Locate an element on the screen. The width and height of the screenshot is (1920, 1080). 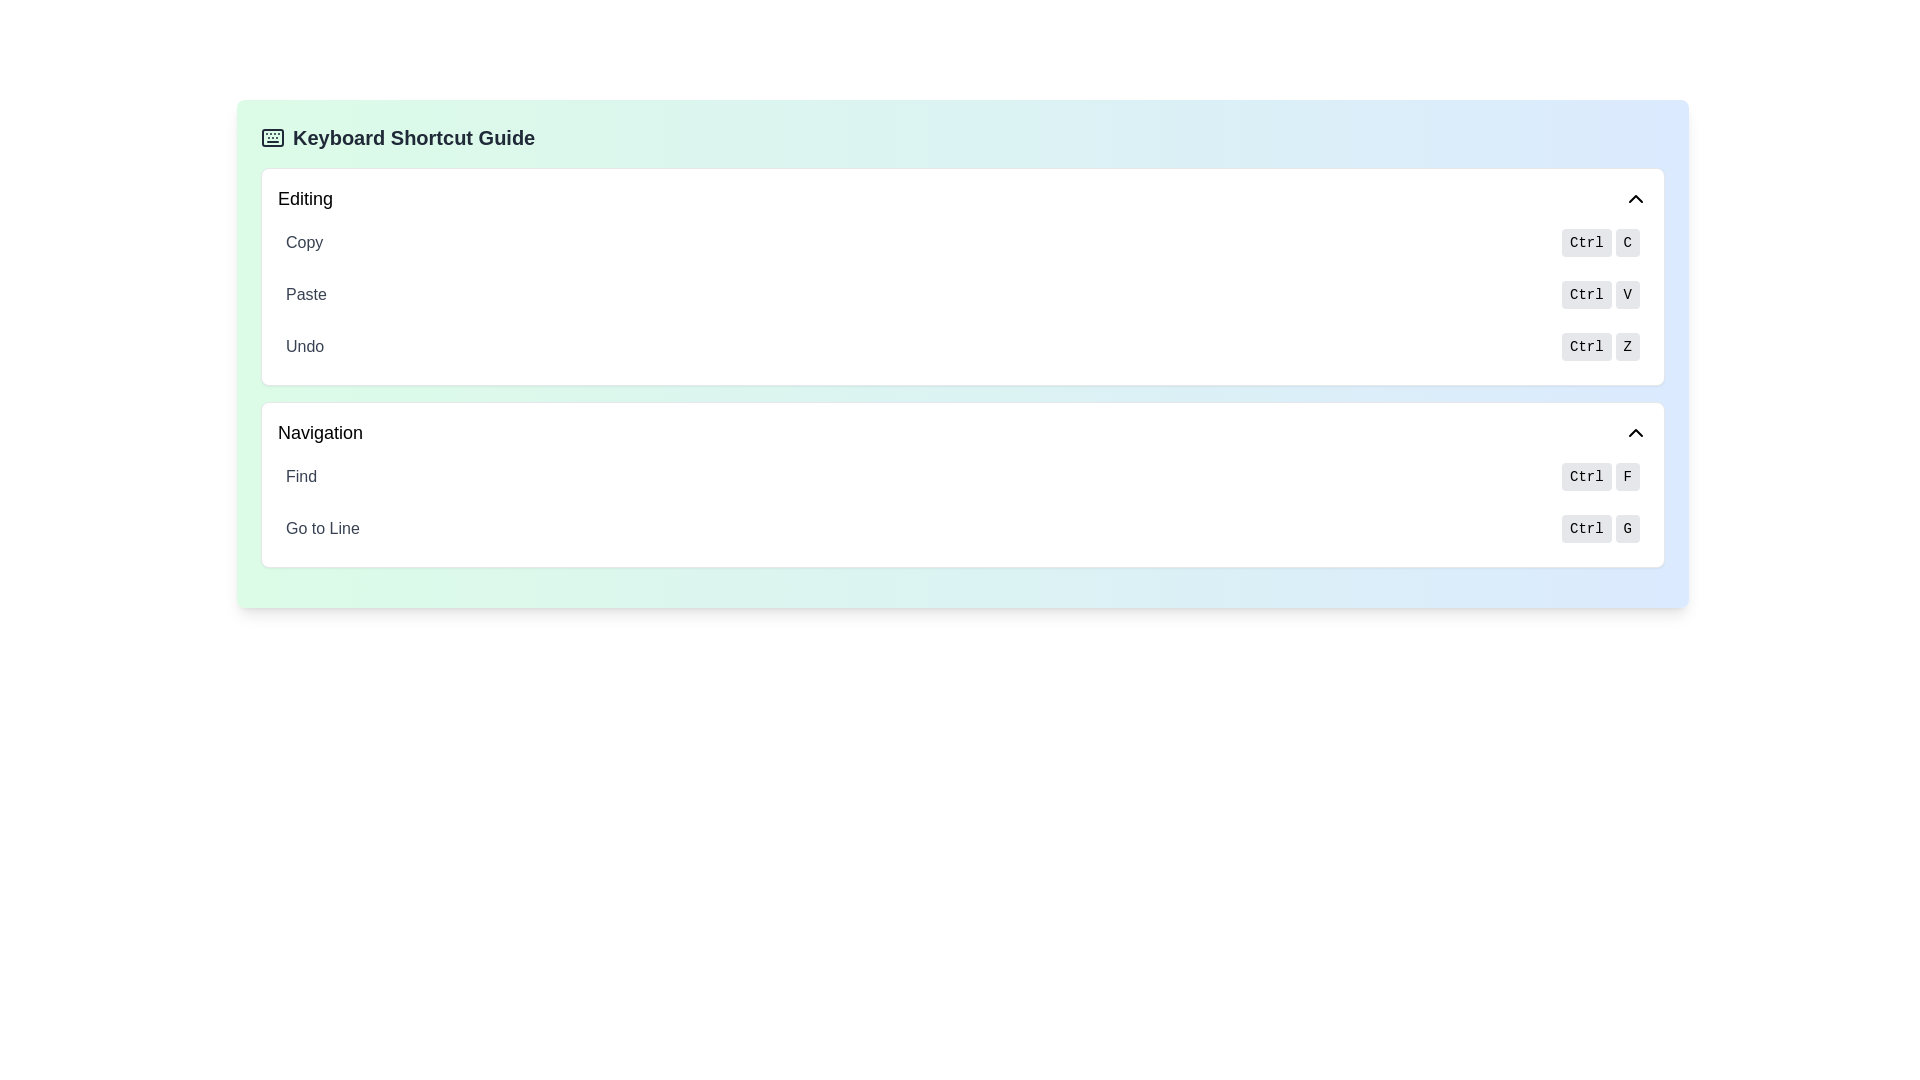
the upward-pointing chevron icon located in the top-right corner of the 'Editing' section header is located at coordinates (1636, 199).